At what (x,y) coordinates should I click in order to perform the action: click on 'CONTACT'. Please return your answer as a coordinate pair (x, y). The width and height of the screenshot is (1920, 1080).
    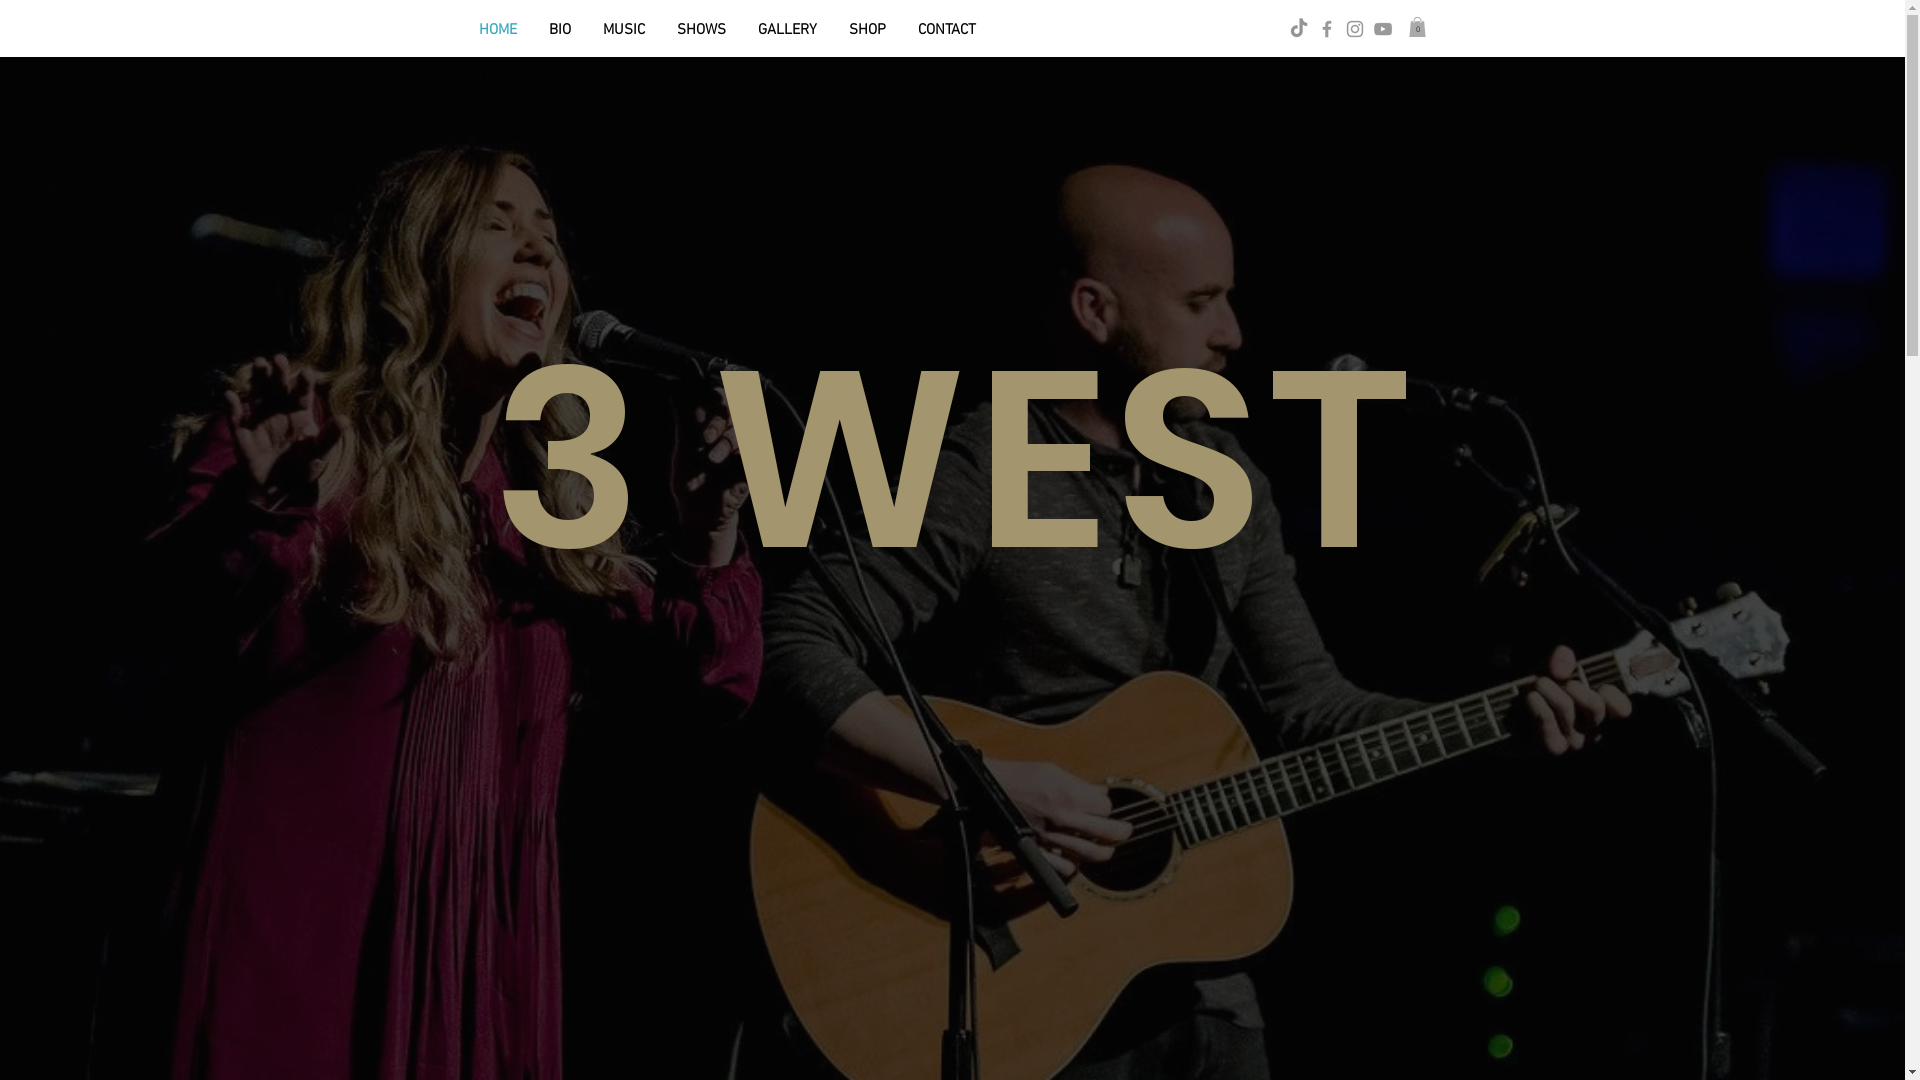
    Looking at the image, I should click on (945, 30).